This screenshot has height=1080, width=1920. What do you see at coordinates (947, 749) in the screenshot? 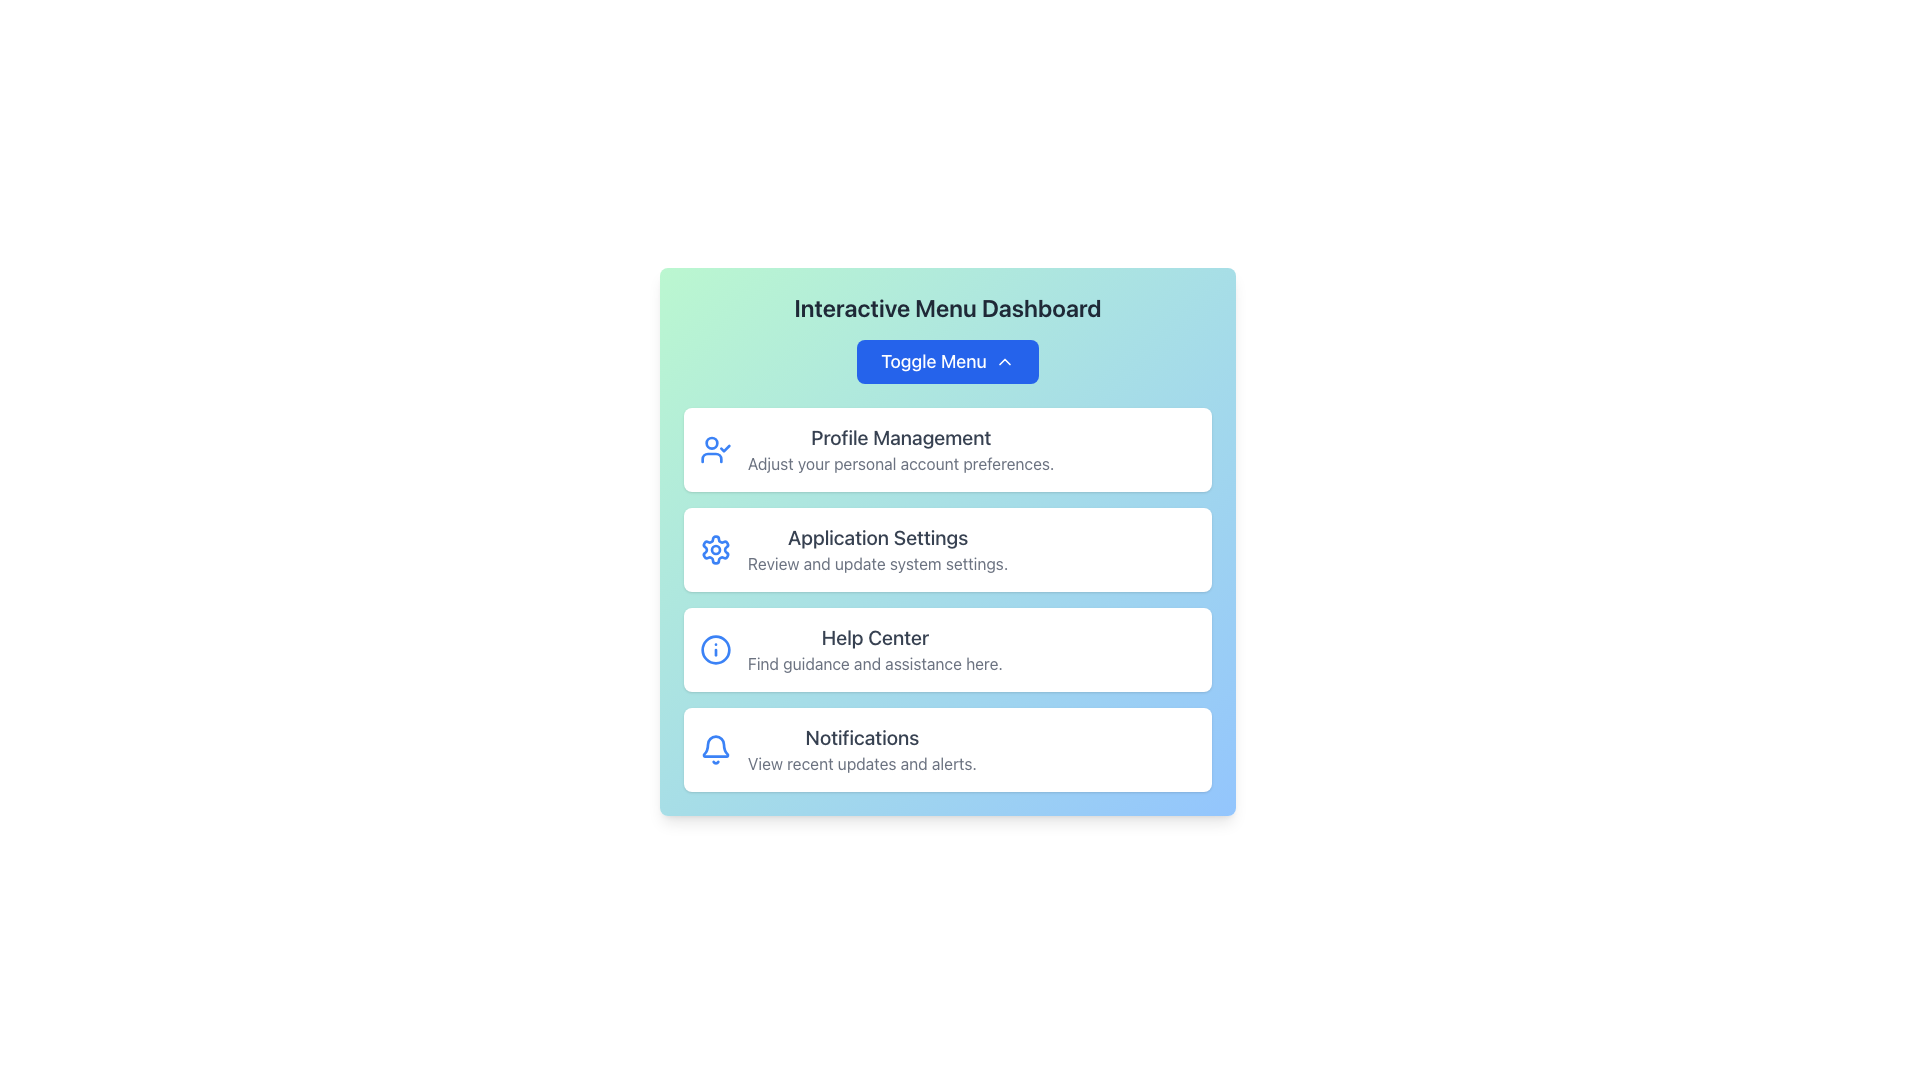
I see `the navigational button that directs users to the notifications section, which is the fourth card in a vertical stack of similar cards, located below the 'Help Center' card` at bounding box center [947, 749].